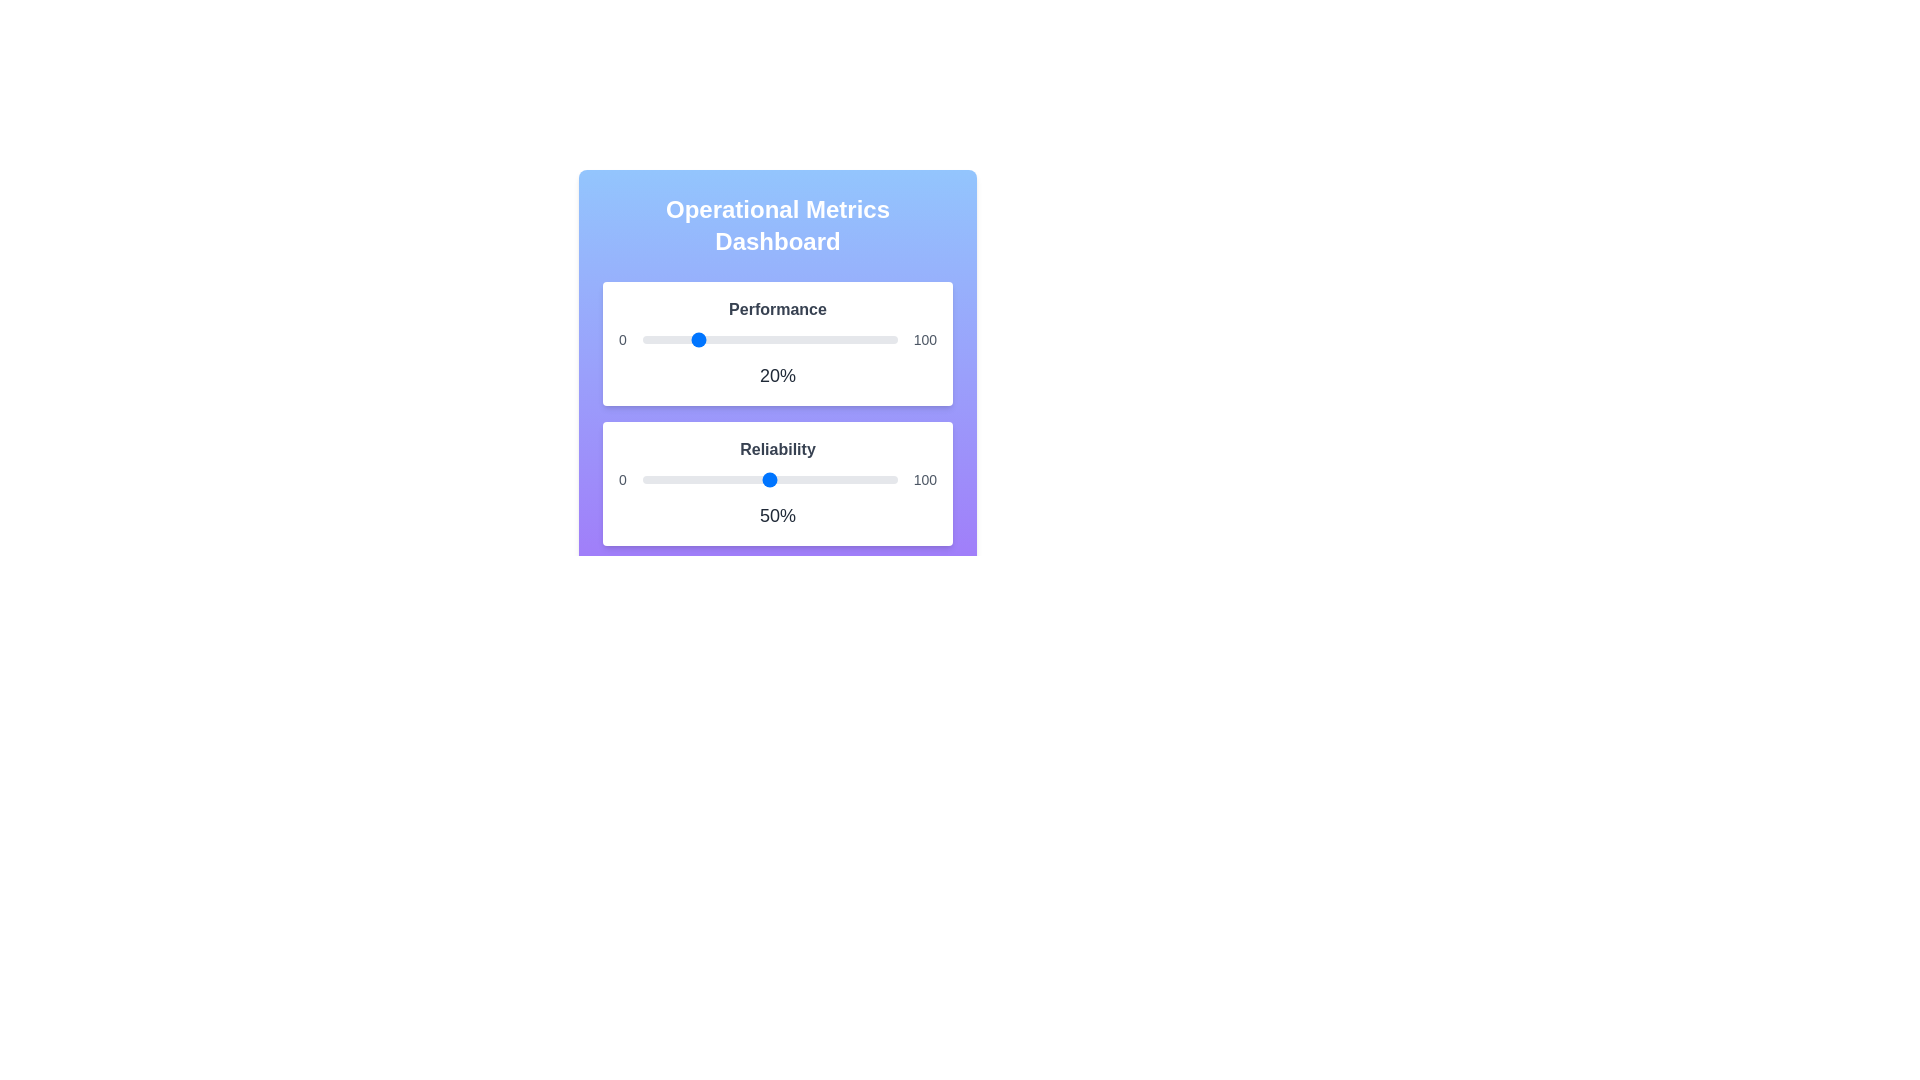  I want to click on the slider value, so click(663, 338).